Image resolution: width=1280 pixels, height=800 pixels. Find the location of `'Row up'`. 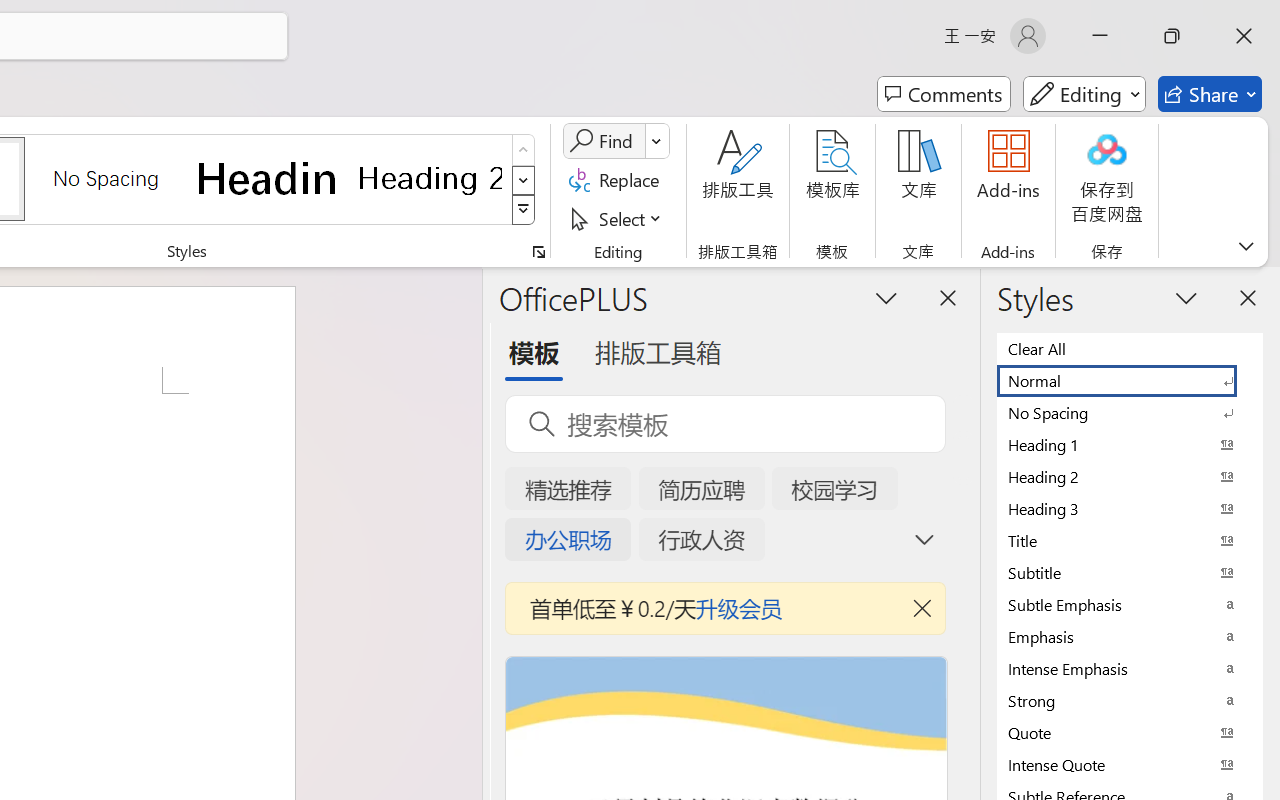

'Row up' is located at coordinates (523, 150).